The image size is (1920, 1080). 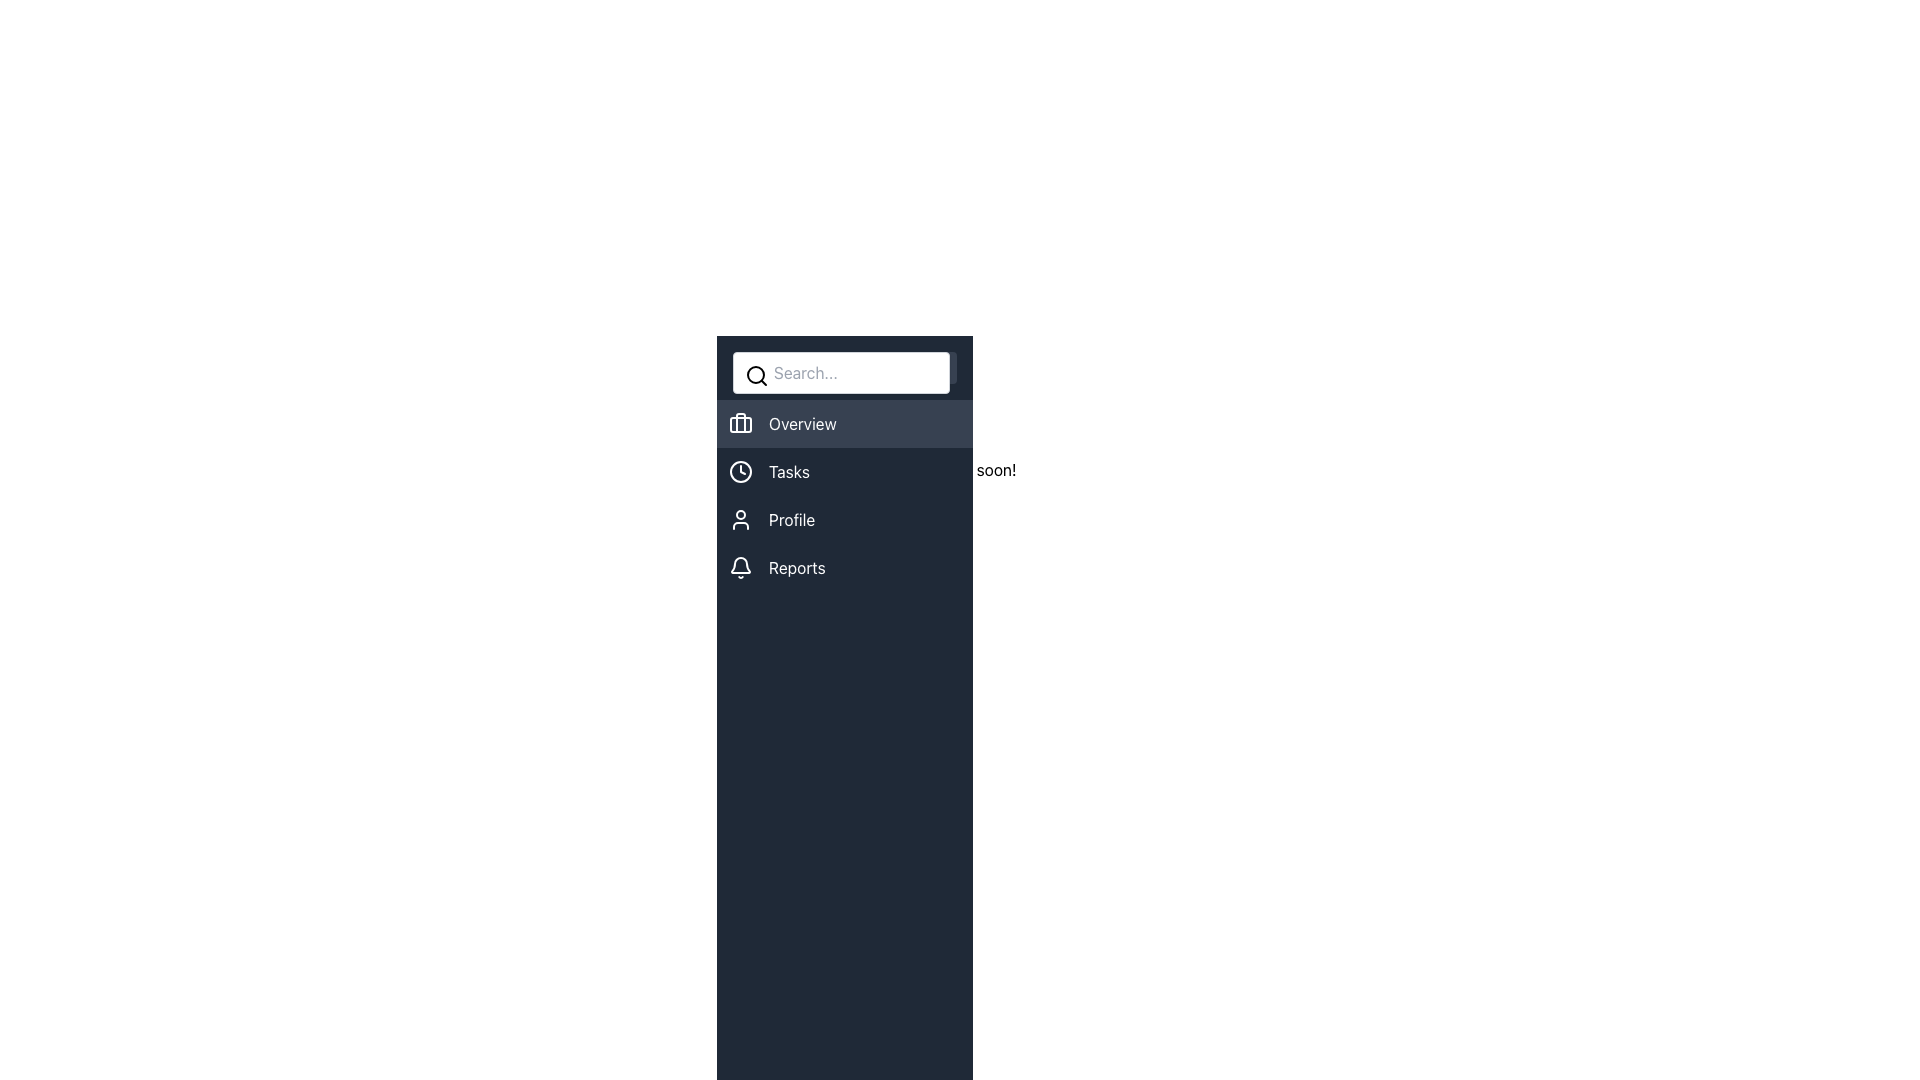 I want to click on the Menu item located in the second row of the vertical menu, which is positioned below 'Overview' and above 'Profile', so click(x=844, y=471).